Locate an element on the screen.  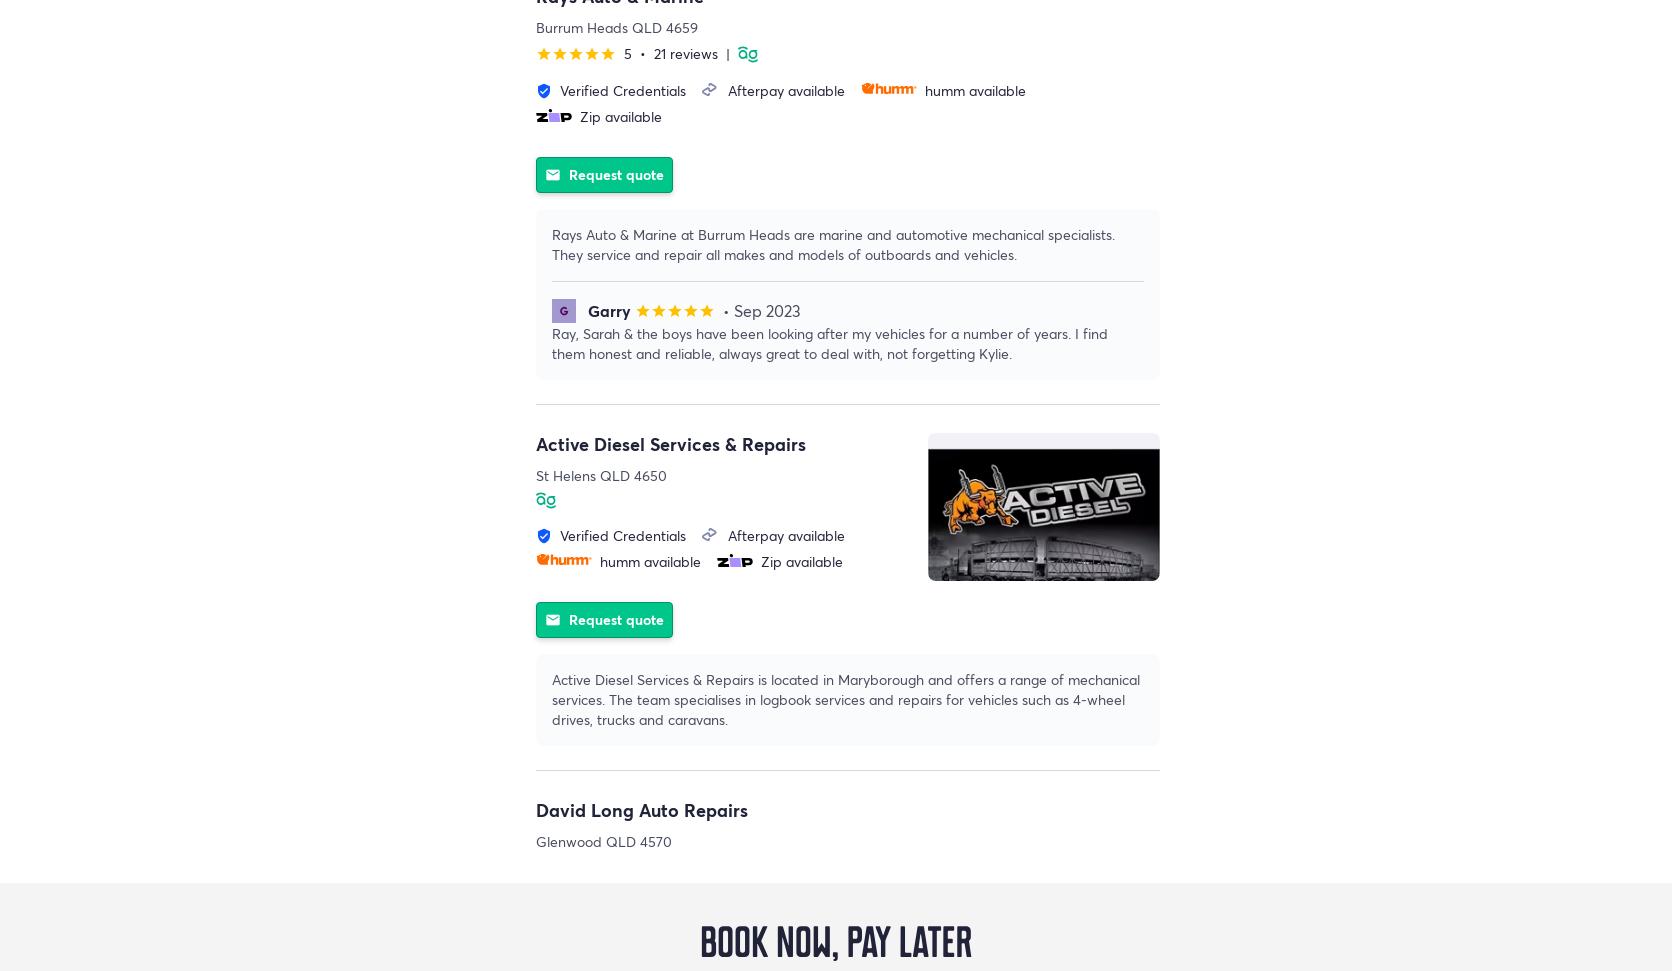
'Buy Now Pay Later' is located at coordinates (0, 914).